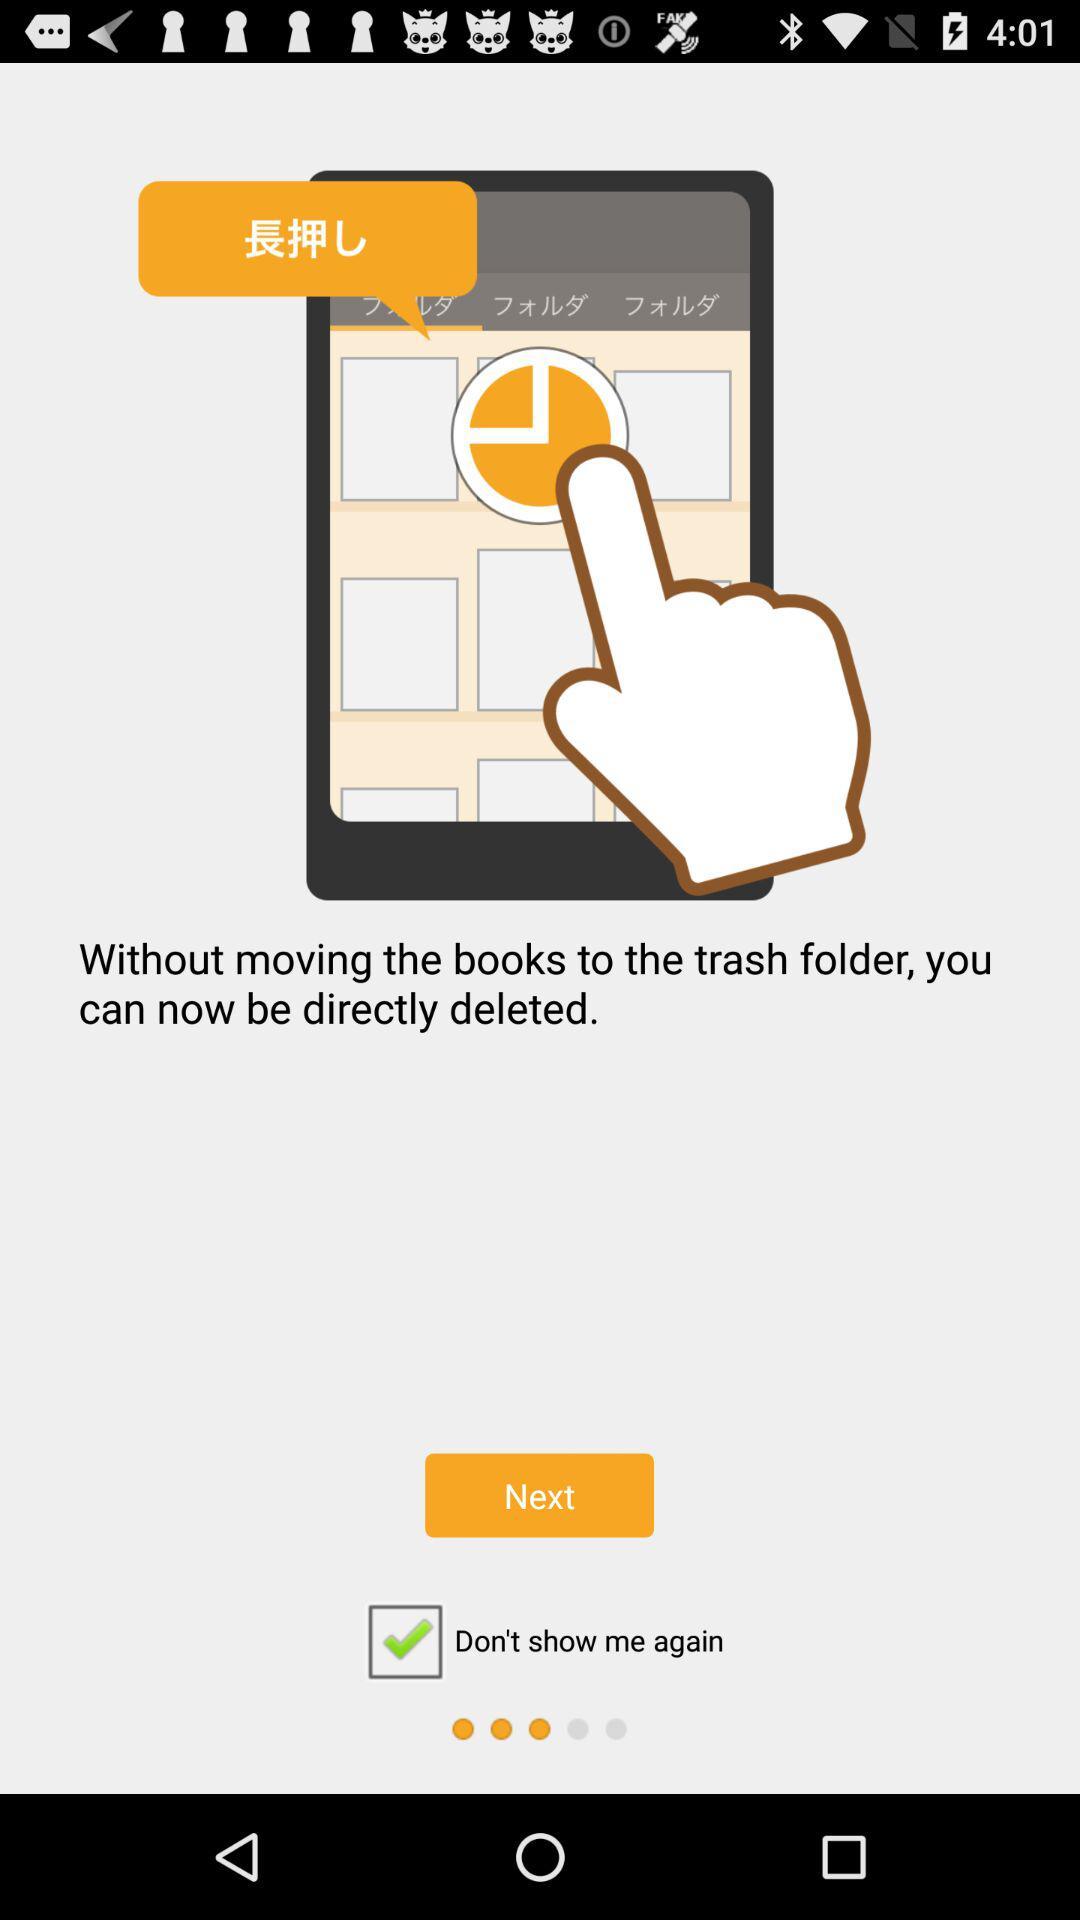  Describe the element at coordinates (538, 1495) in the screenshot. I see `checkbox above the don t show checkbox` at that location.